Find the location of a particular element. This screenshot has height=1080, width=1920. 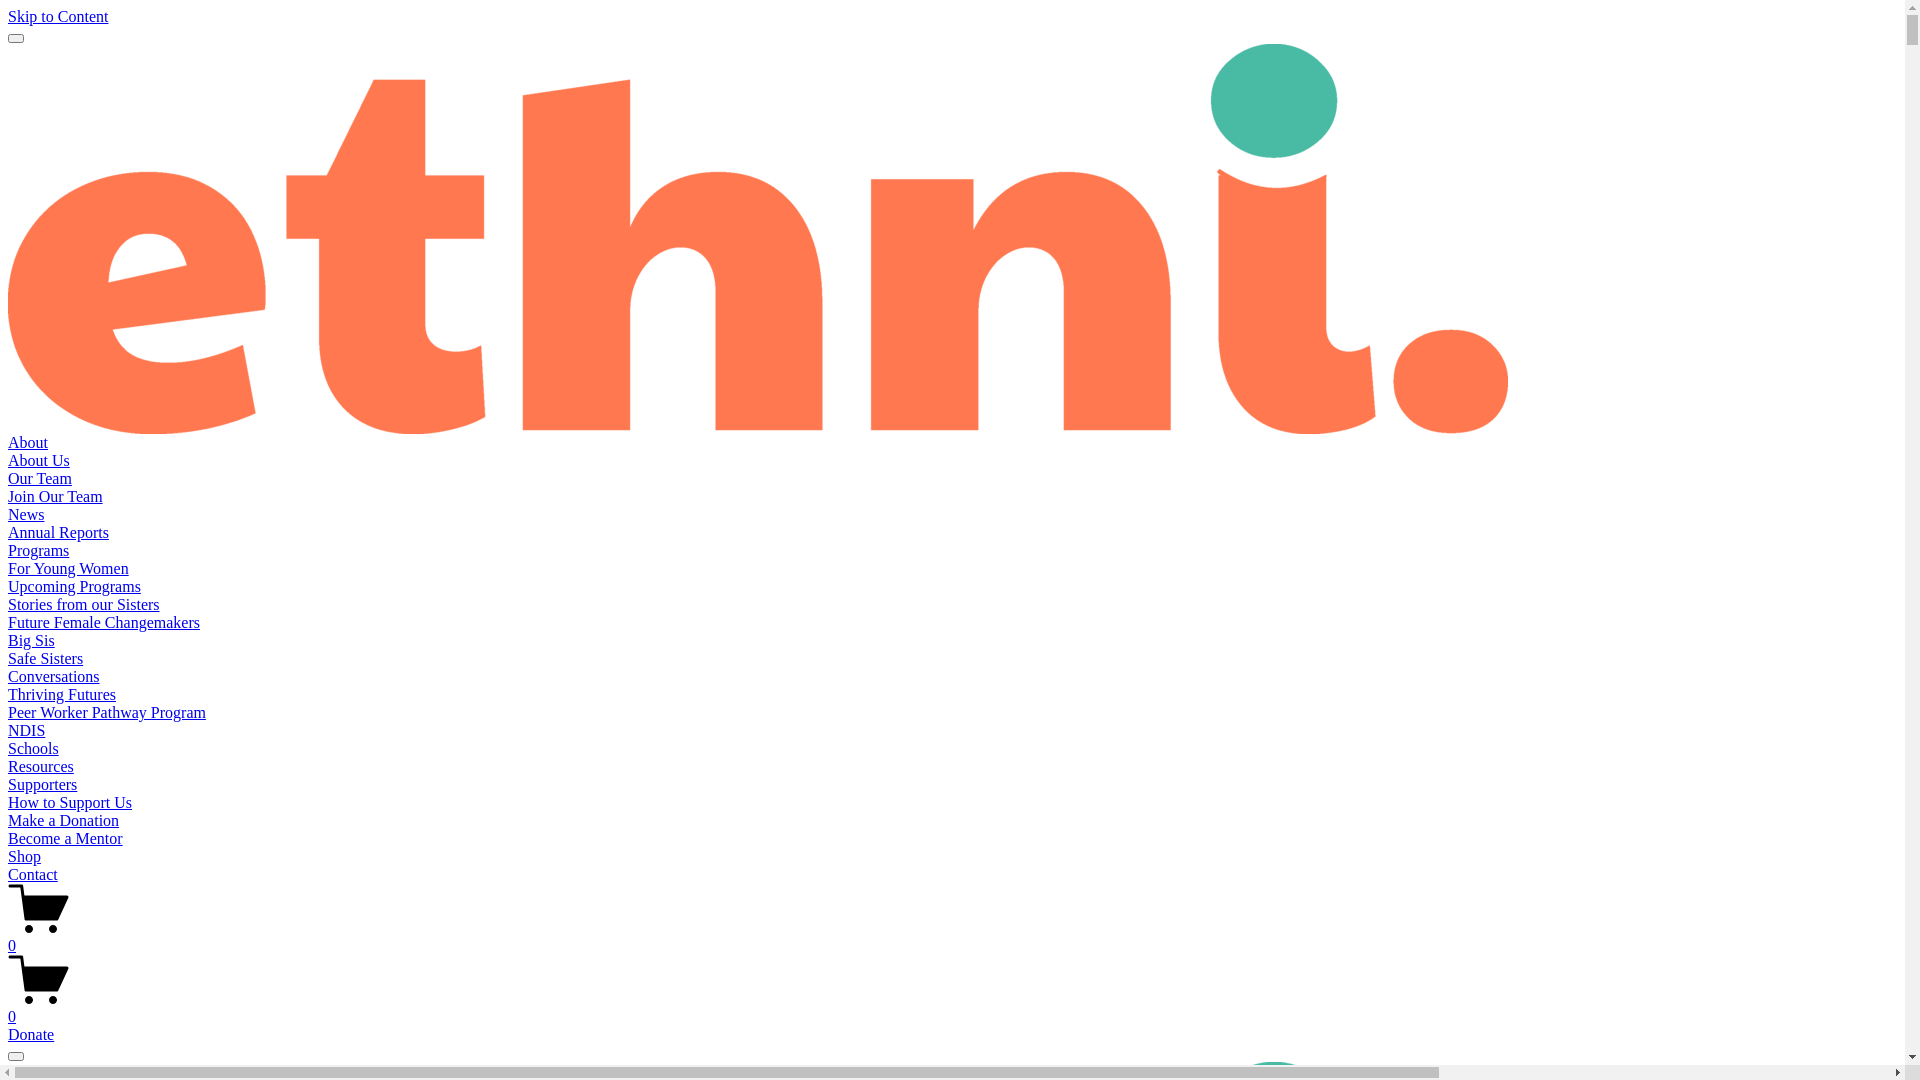

'Programs' is located at coordinates (38, 550).